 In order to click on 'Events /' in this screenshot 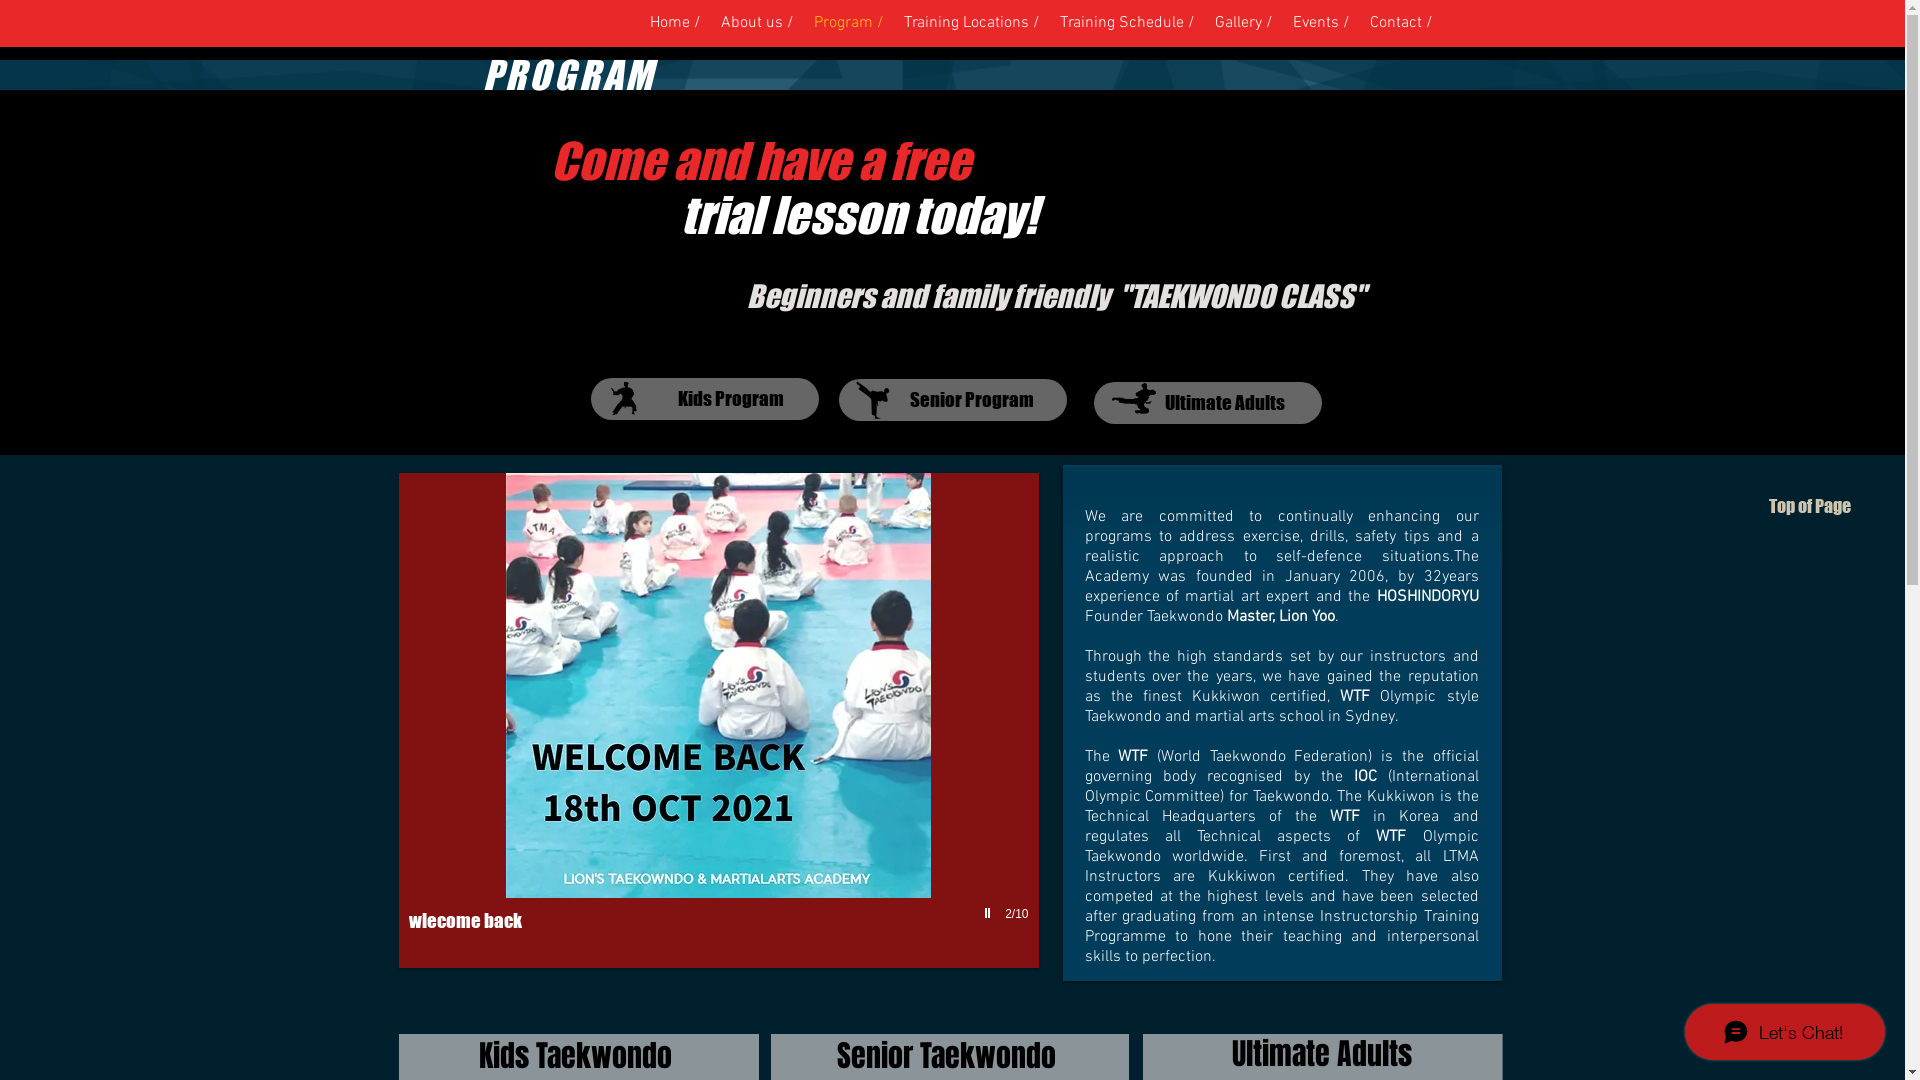, I will do `click(1320, 23)`.